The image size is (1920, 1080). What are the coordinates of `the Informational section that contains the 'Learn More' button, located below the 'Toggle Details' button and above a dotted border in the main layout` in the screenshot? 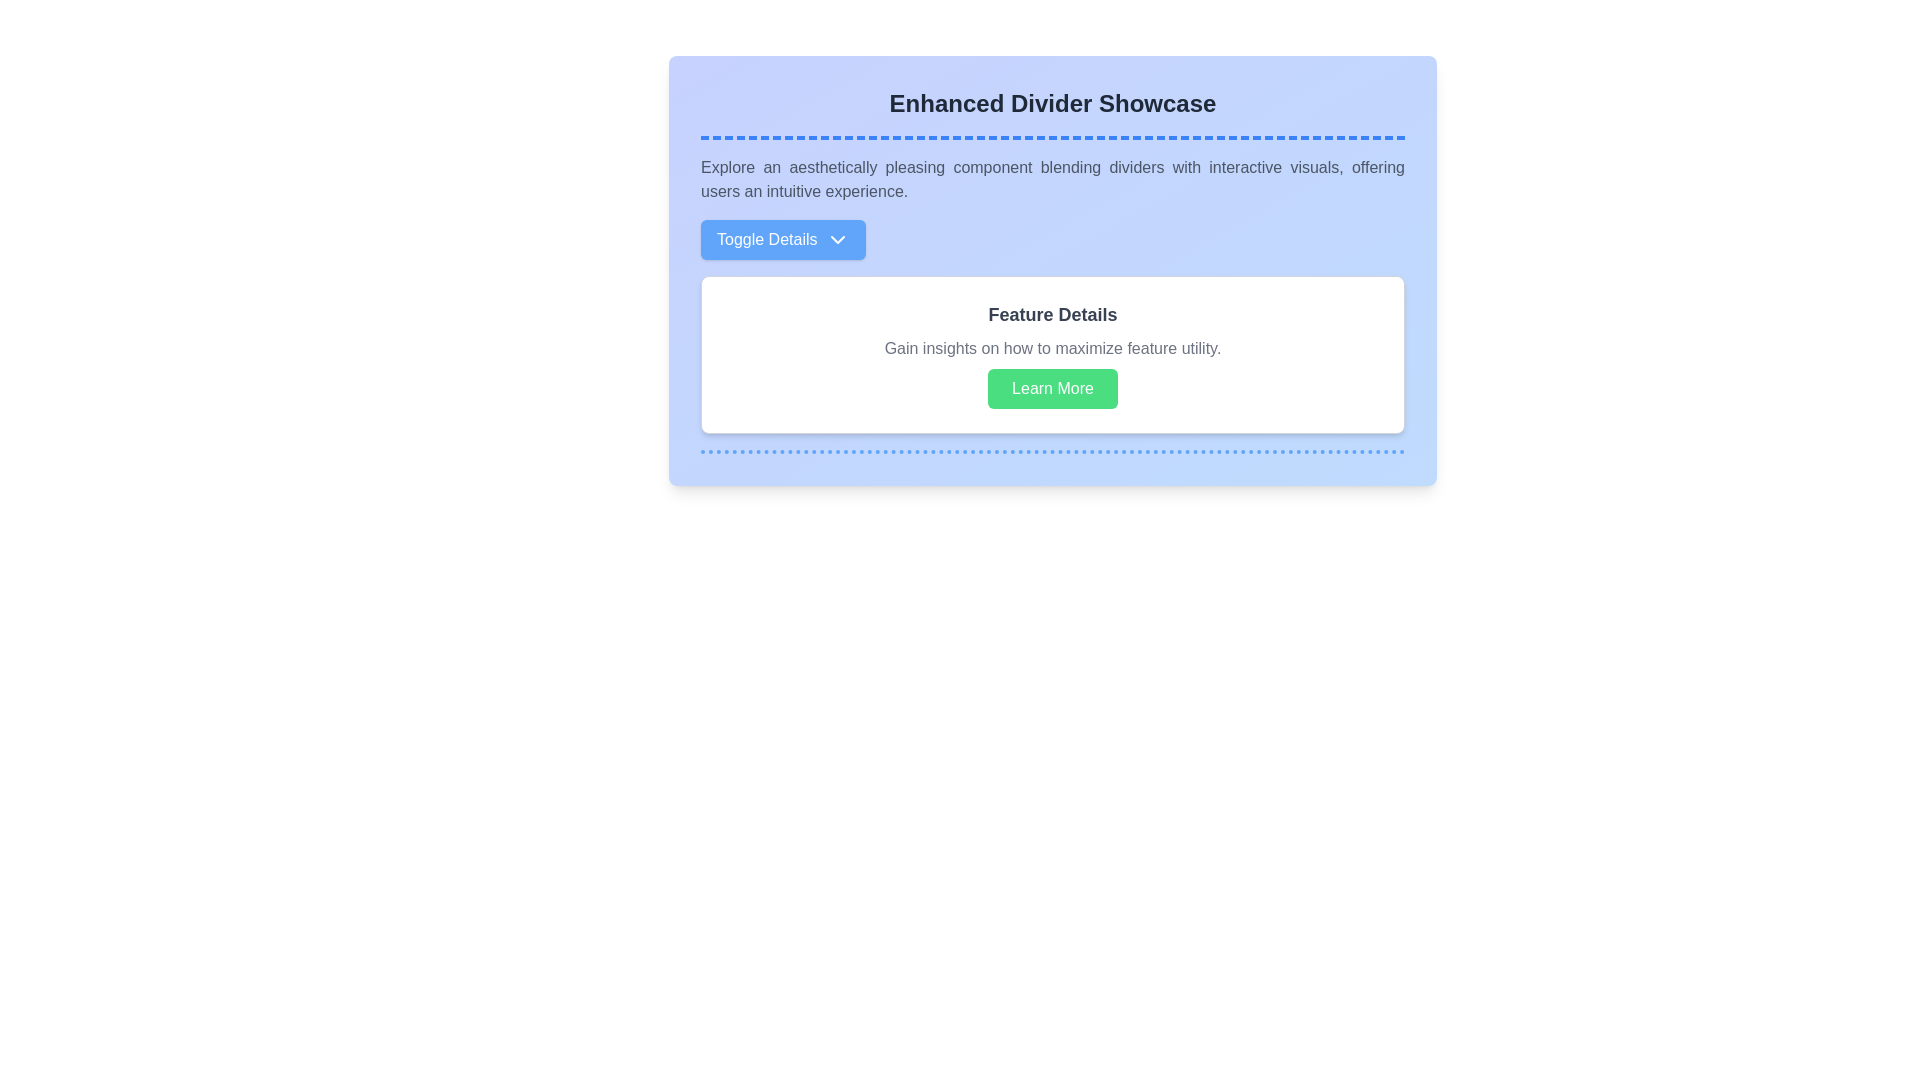 It's located at (1051, 326).